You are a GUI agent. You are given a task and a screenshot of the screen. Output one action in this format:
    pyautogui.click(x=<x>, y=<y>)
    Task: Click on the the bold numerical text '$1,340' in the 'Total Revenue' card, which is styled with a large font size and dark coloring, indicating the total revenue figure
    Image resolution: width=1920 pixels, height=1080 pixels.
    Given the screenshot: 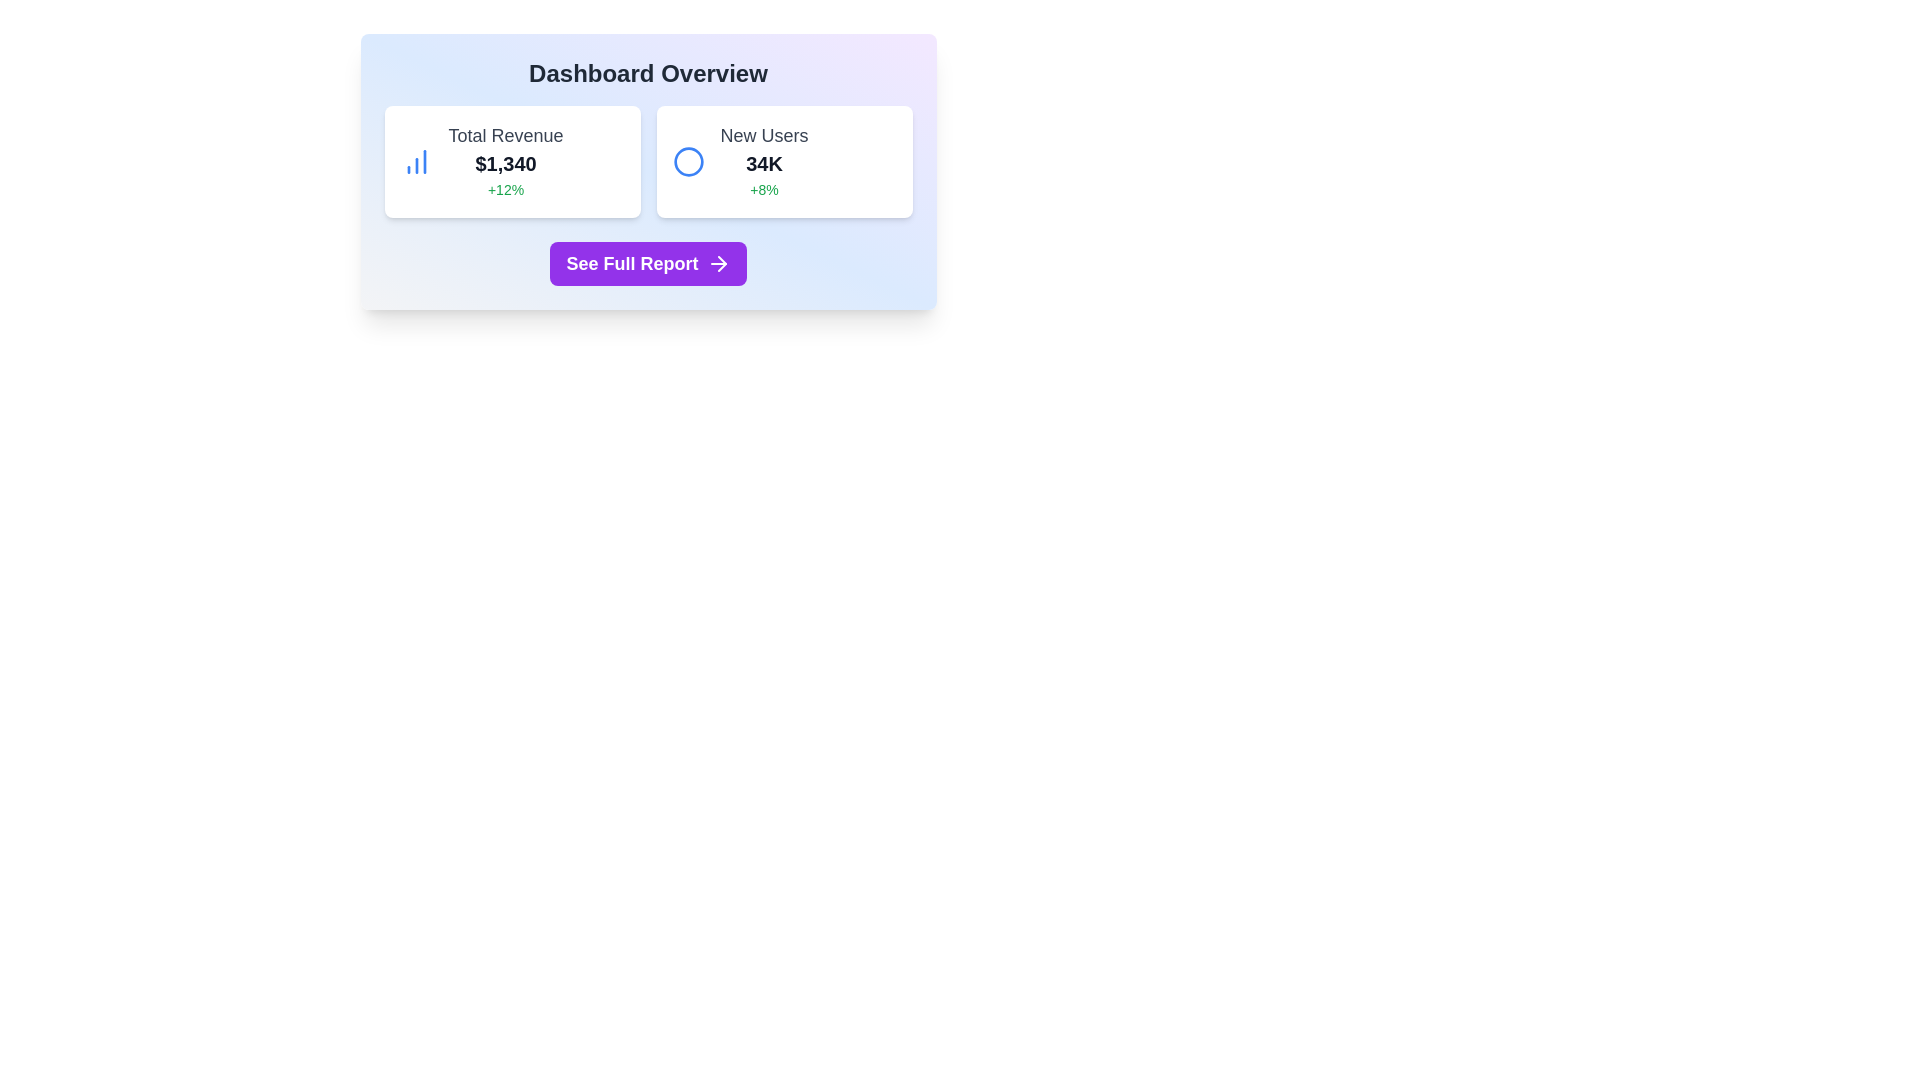 What is the action you would take?
    pyautogui.click(x=506, y=163)
    